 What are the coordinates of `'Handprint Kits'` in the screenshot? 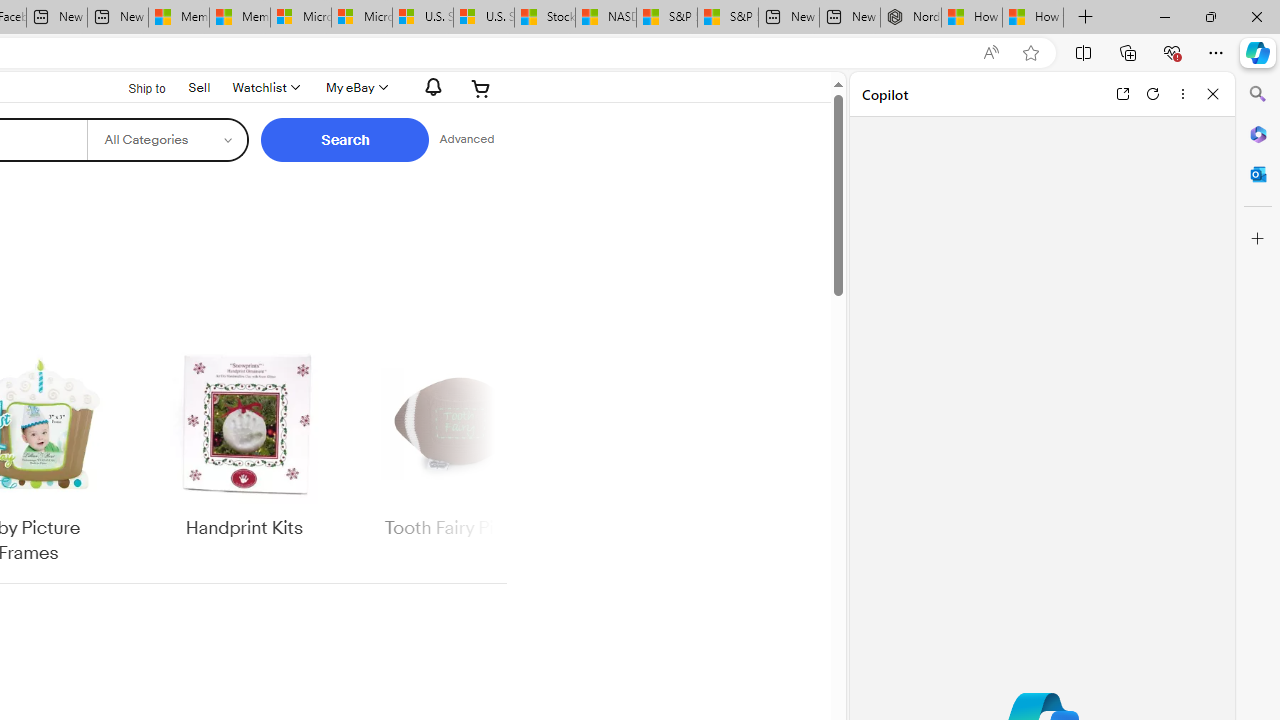 It's located at (243, 455).